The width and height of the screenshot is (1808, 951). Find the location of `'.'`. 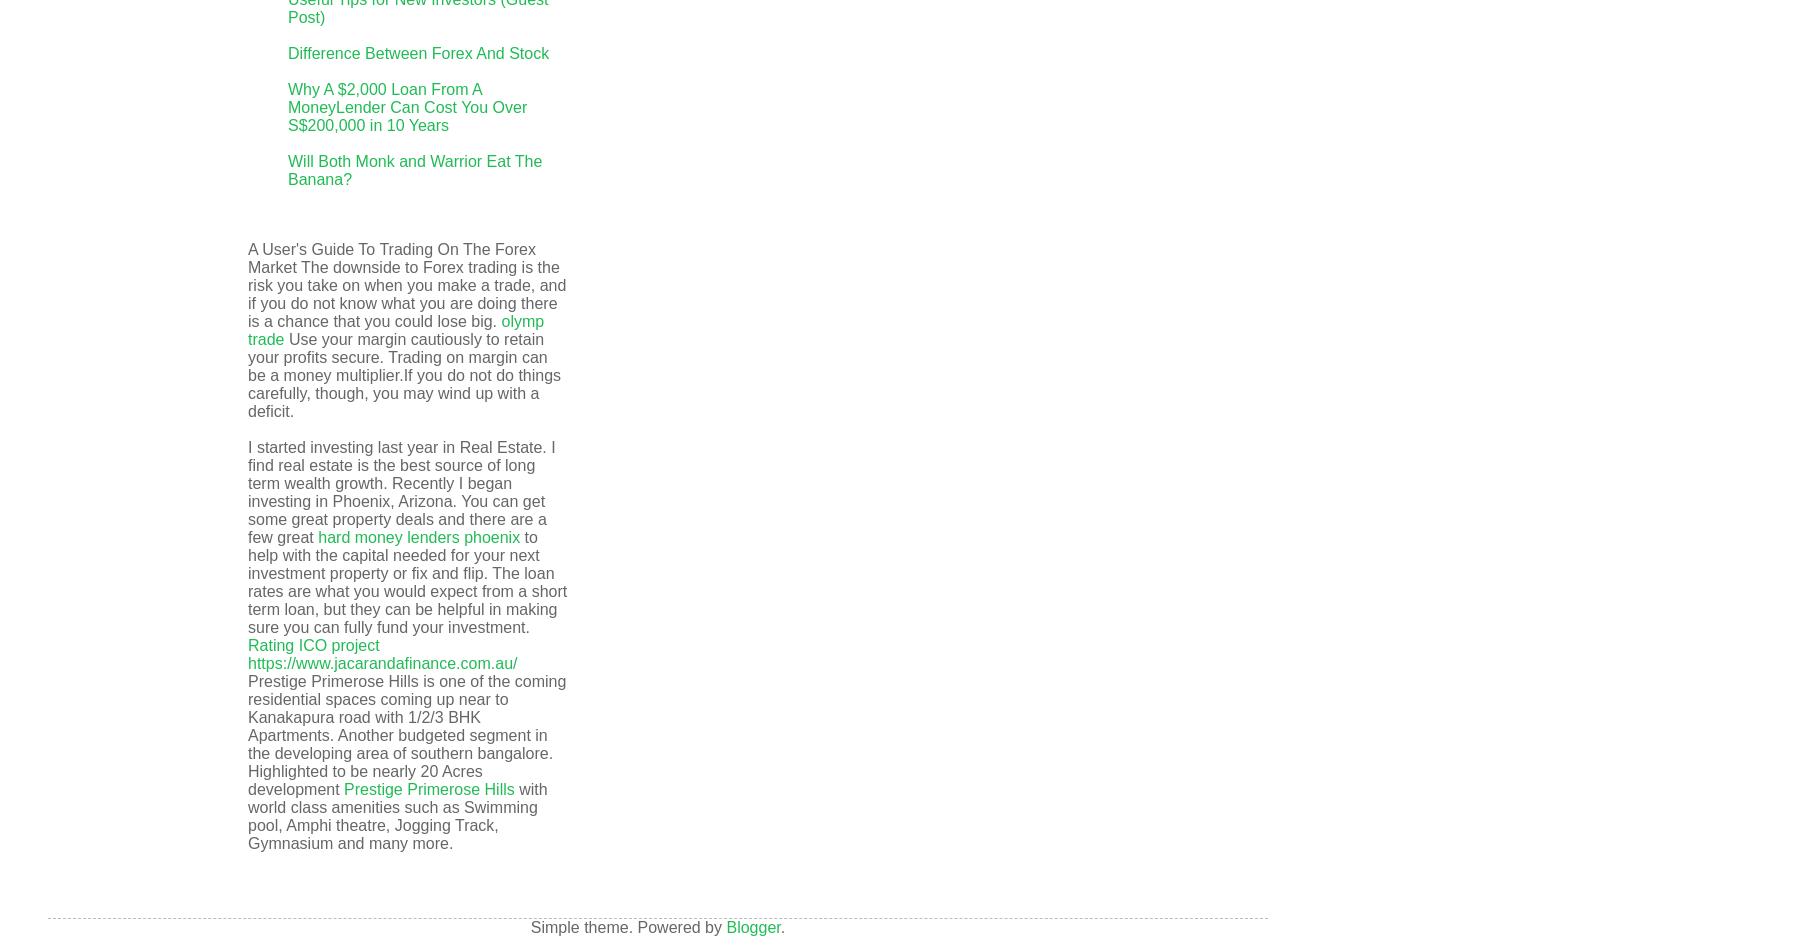

'.' is located at coordinates (782, 926).